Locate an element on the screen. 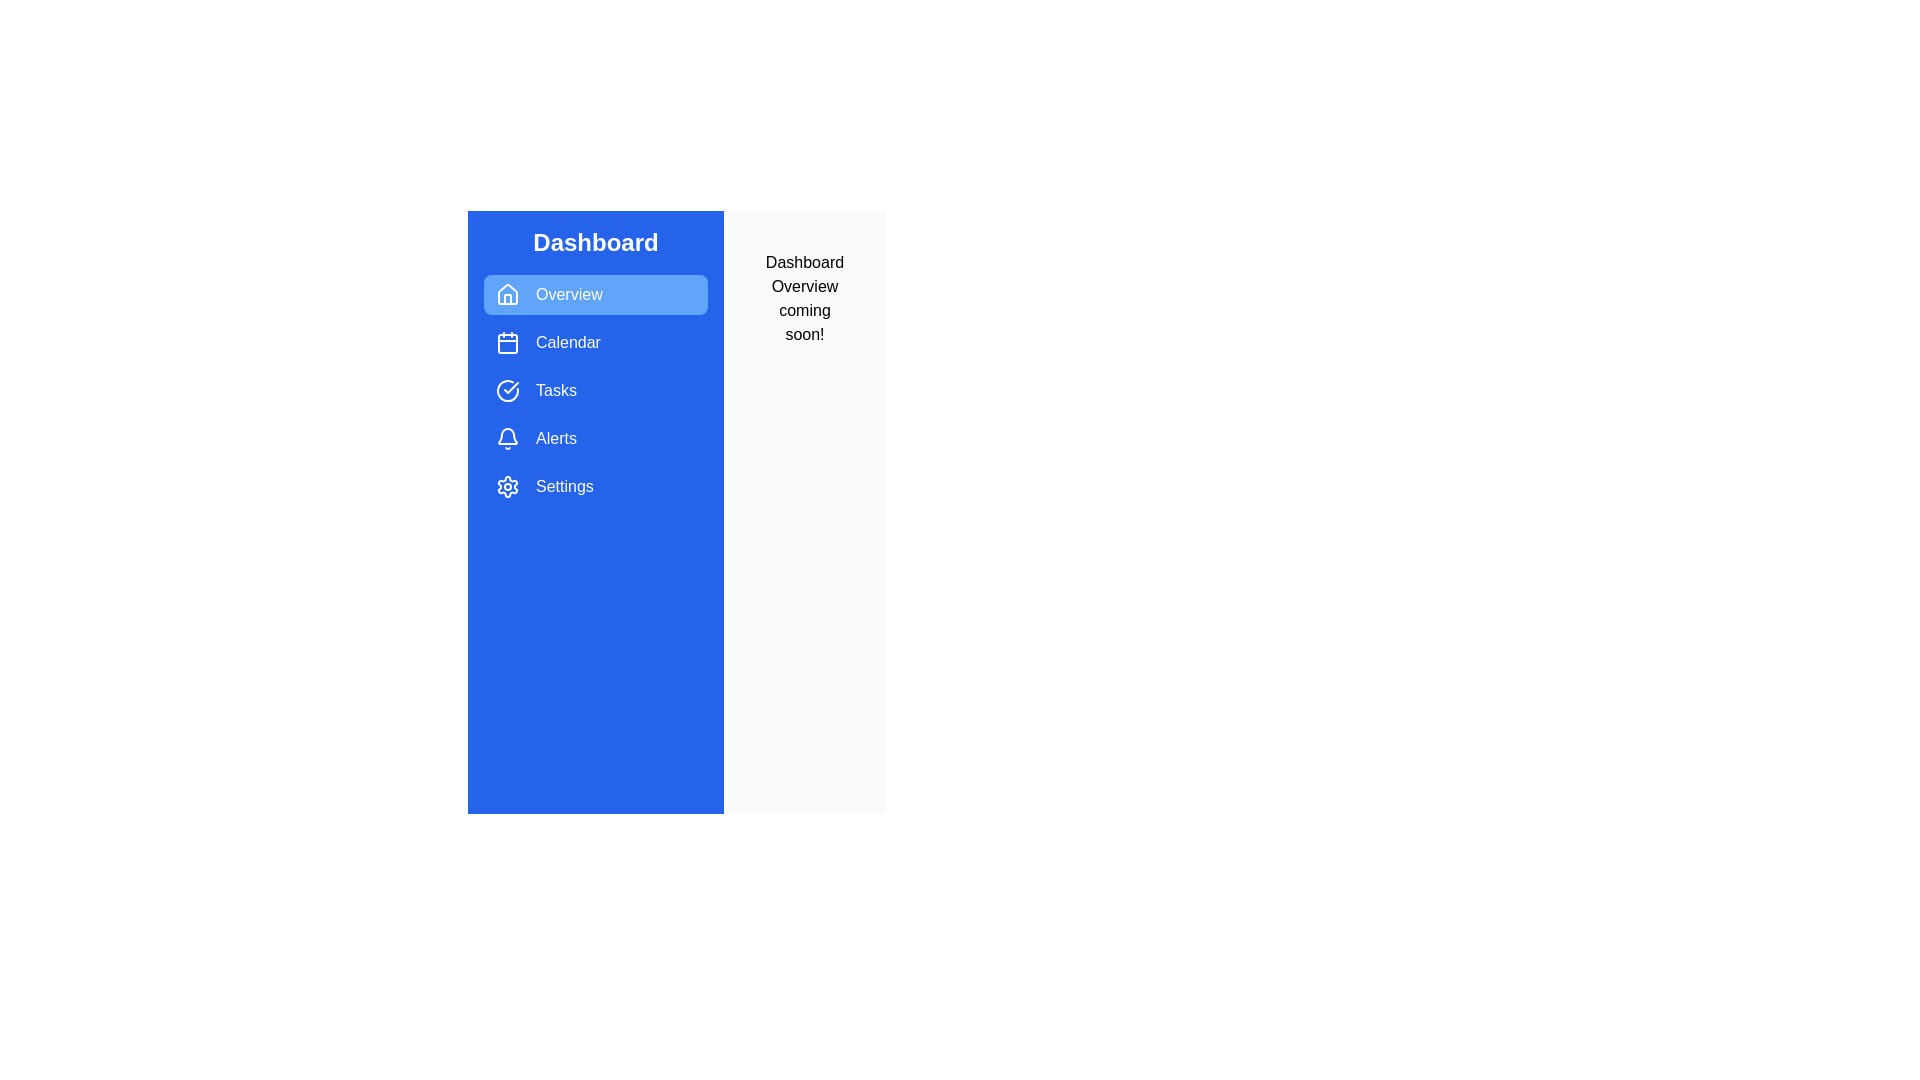  the bell icon in the navigation menu is located at coordinates (508, 435).